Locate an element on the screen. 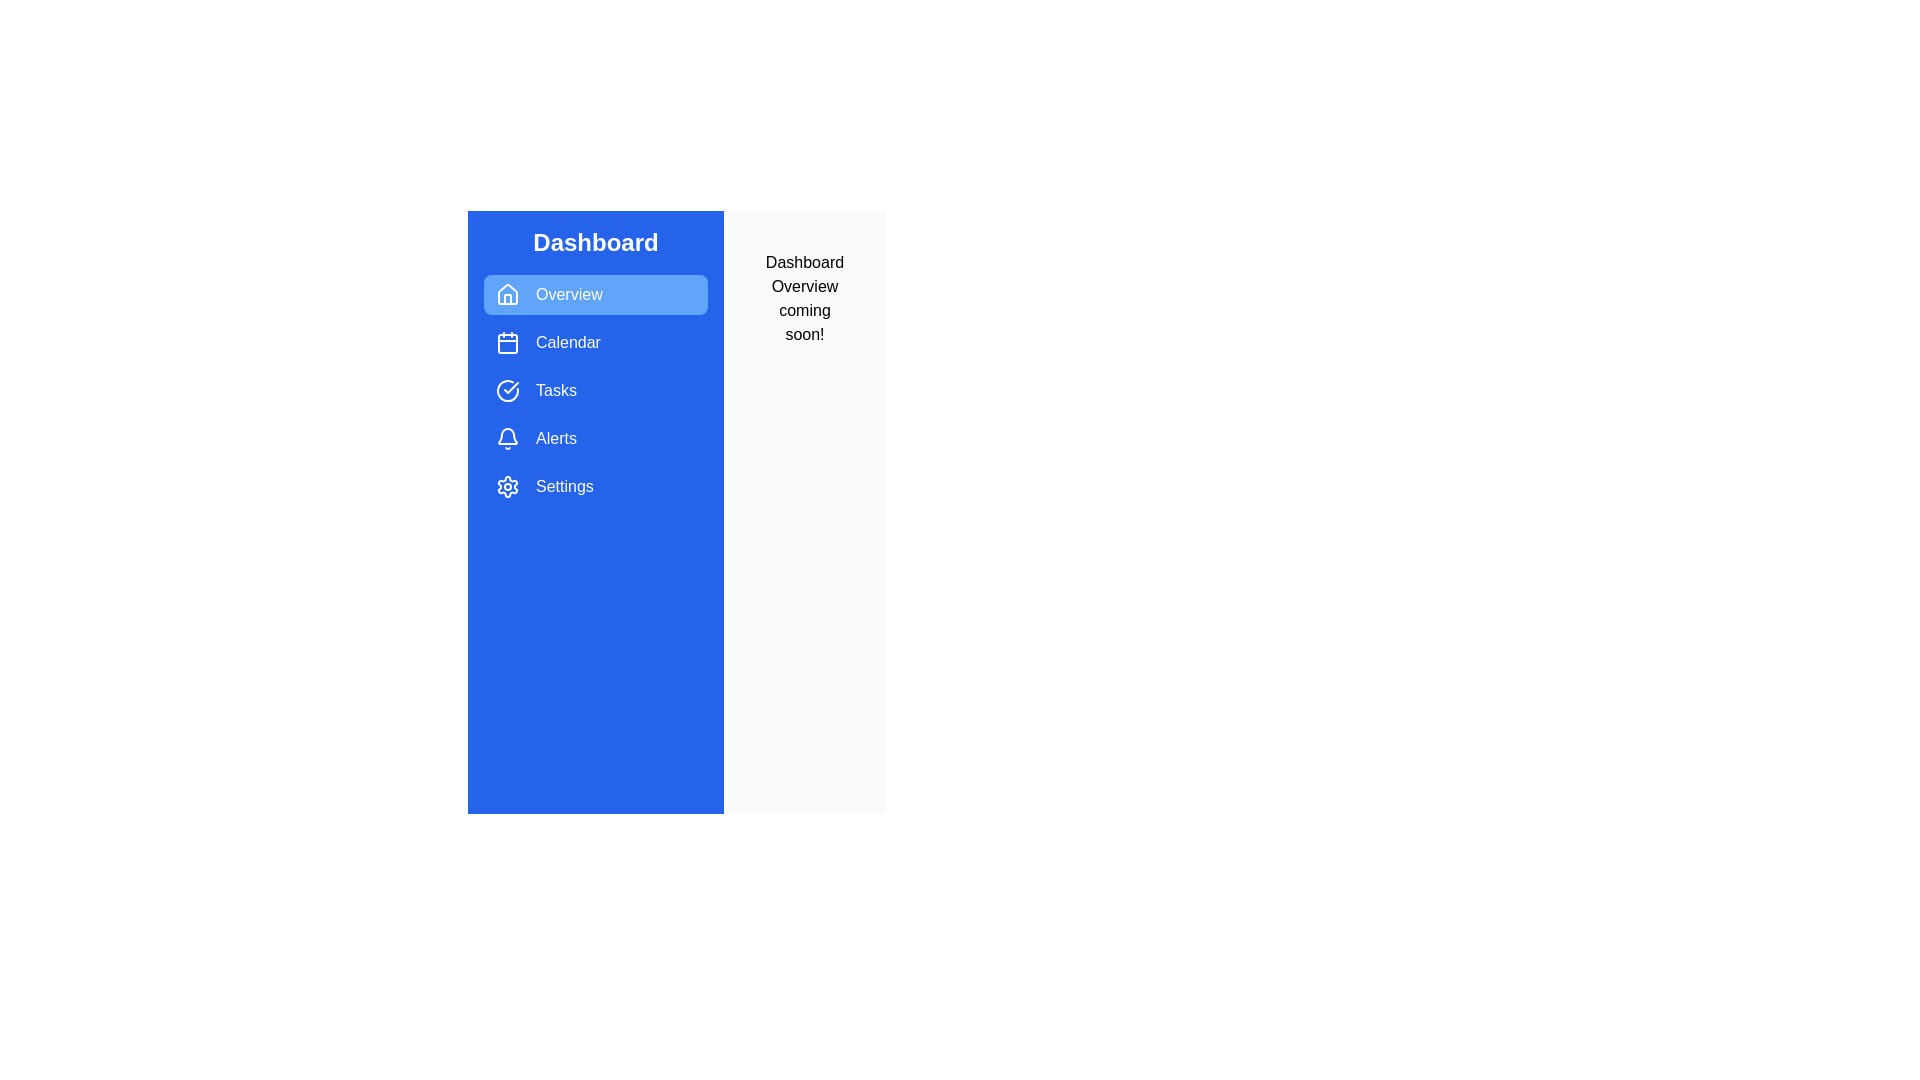  the bell icon in the navigation menu is located at coordinates (508, 435).